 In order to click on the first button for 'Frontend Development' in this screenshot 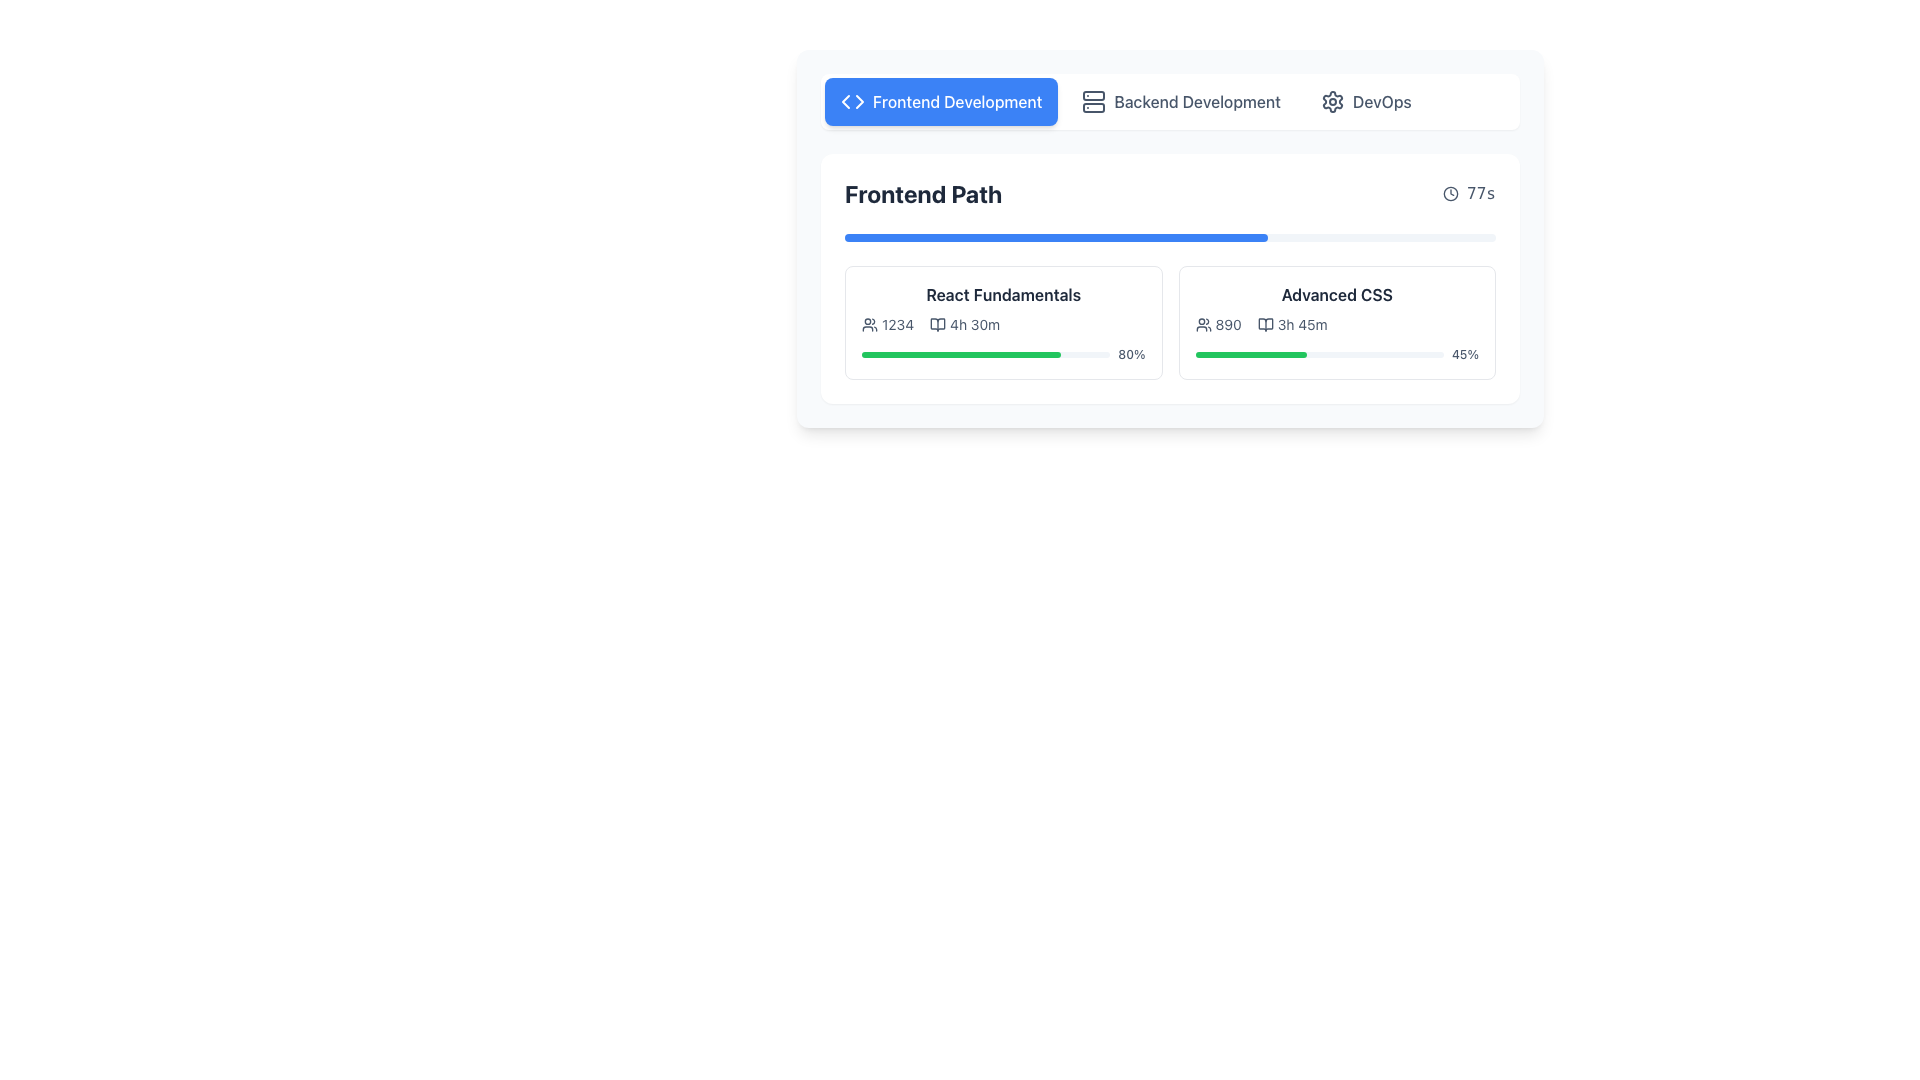, I will do `click(940, 101)`.